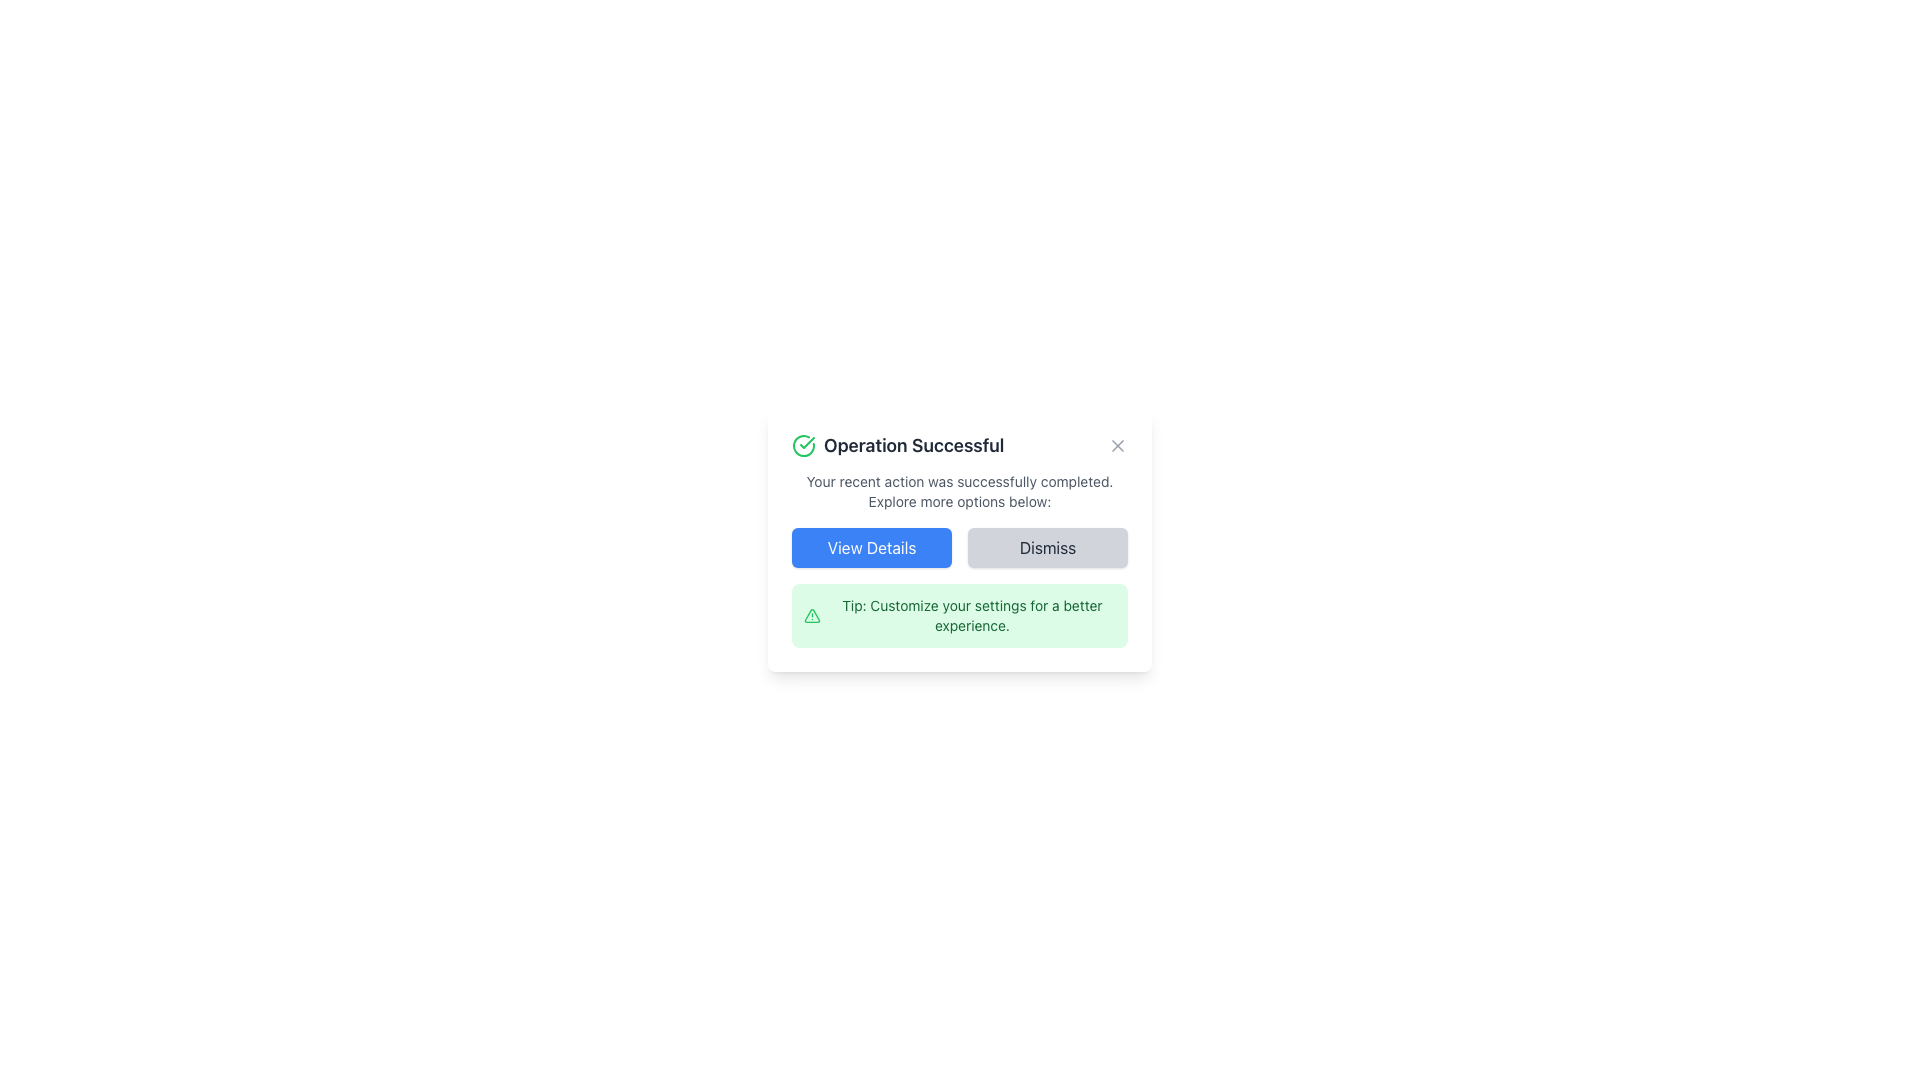 The width and height of the screenshot is (1920, 1080). I want to click on the button labeled 'View Details' with a bright blue background to observe the style change, which includes a darker blue background upon hovering, so click(872, 547).